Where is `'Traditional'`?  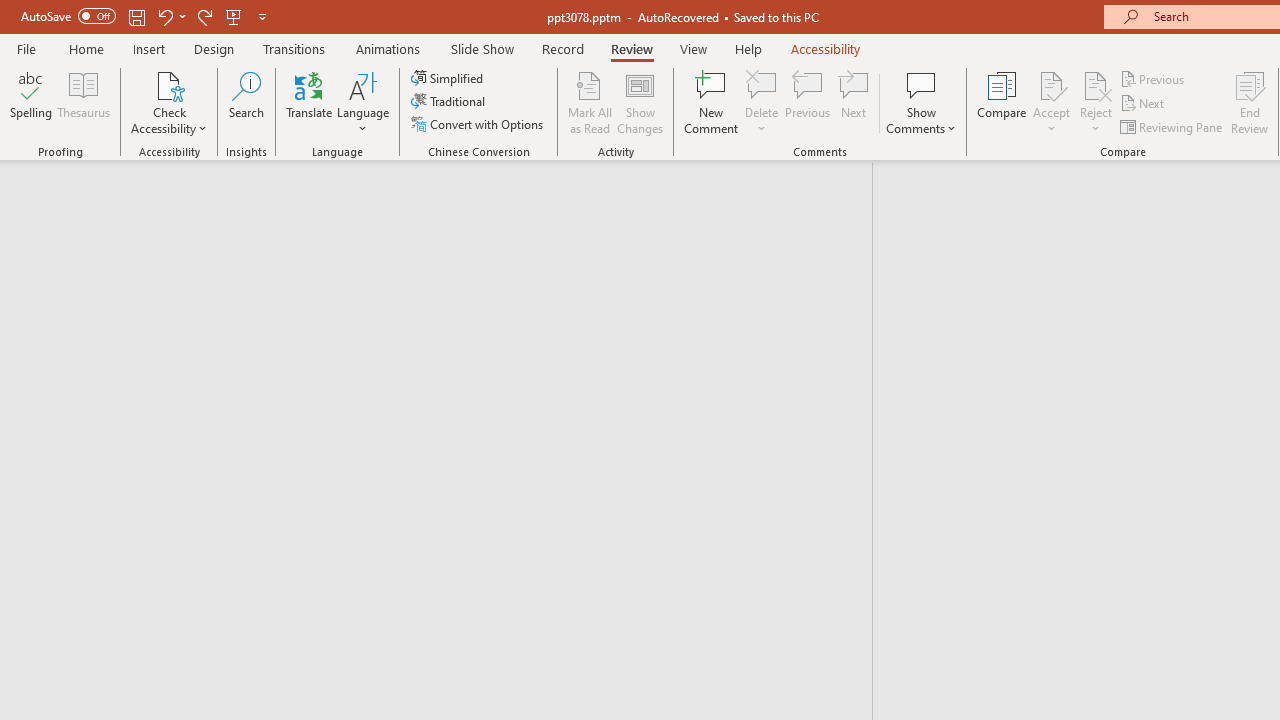 'Traditional' is located at coordinates (448, 101).